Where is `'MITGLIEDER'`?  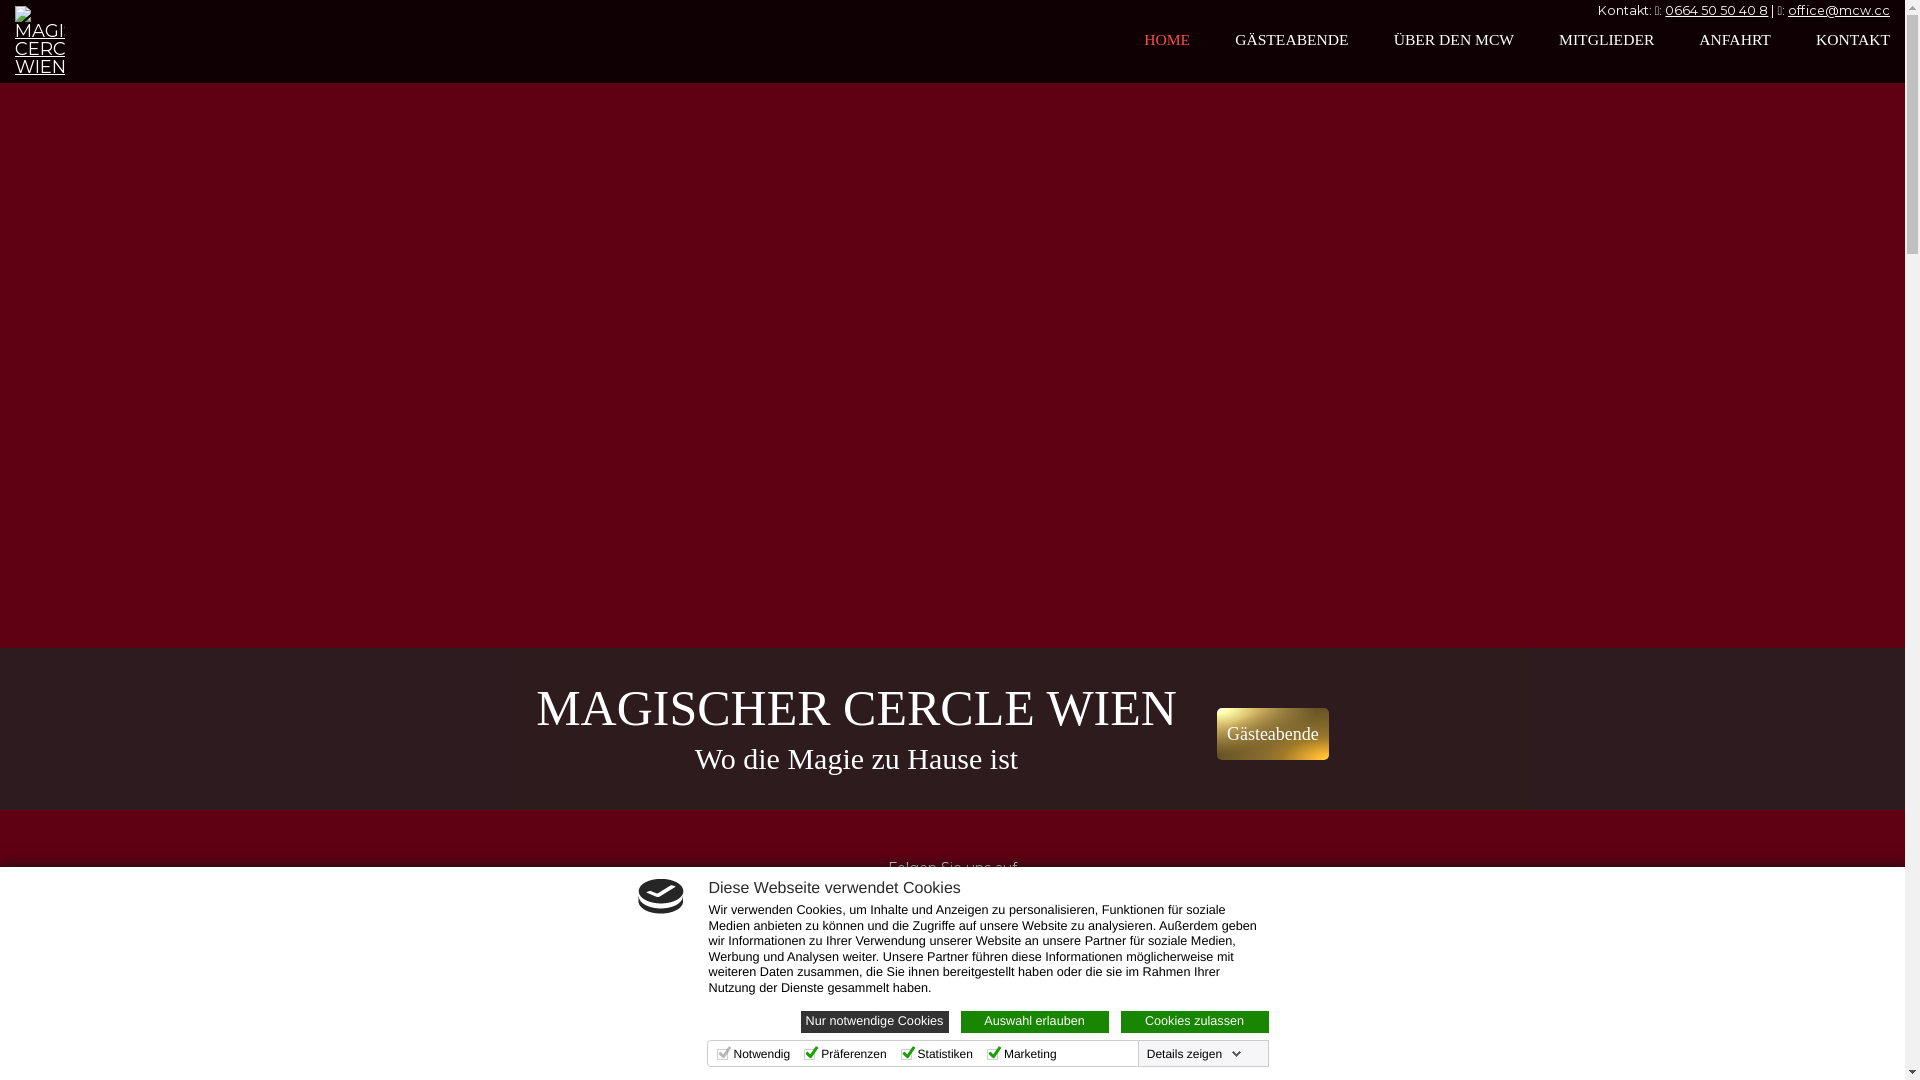 'MITGLIEDER' is located at coordinates (1558, 40).